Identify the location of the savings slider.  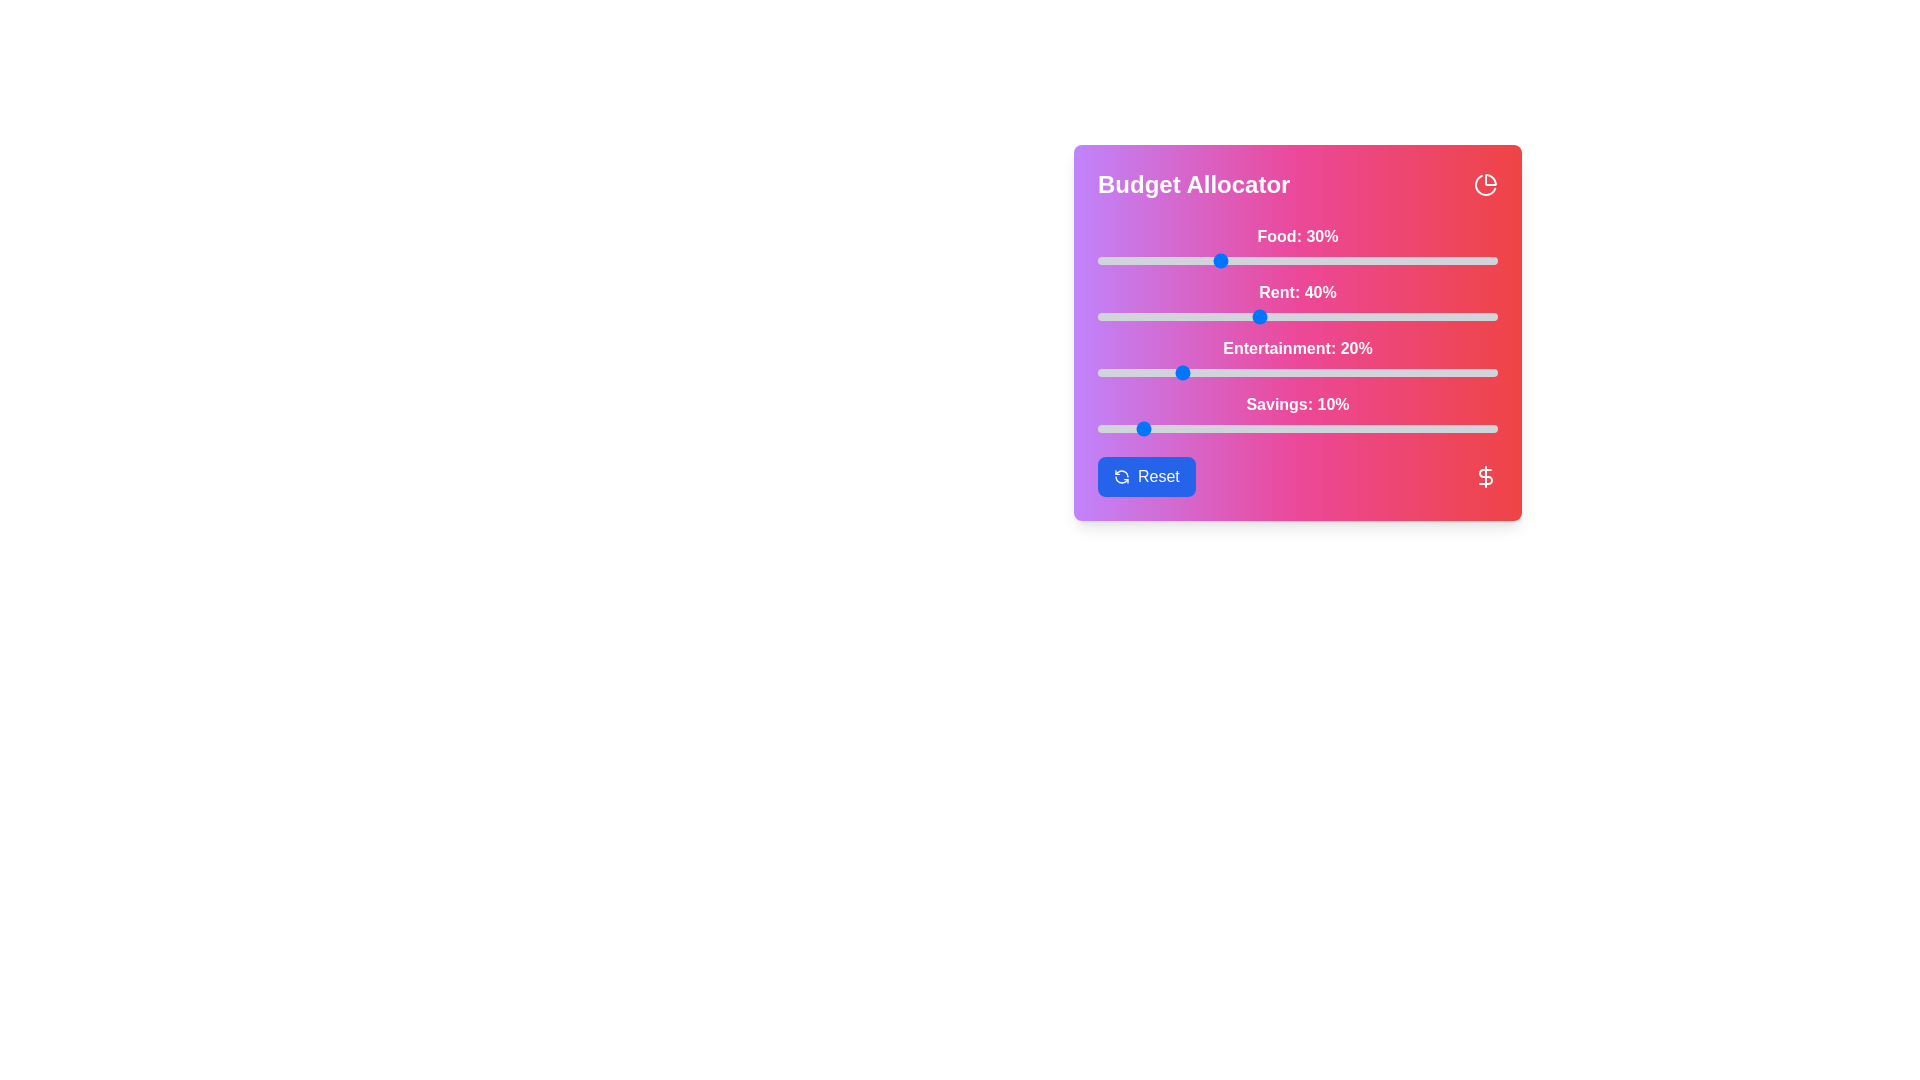
(1325, 427).